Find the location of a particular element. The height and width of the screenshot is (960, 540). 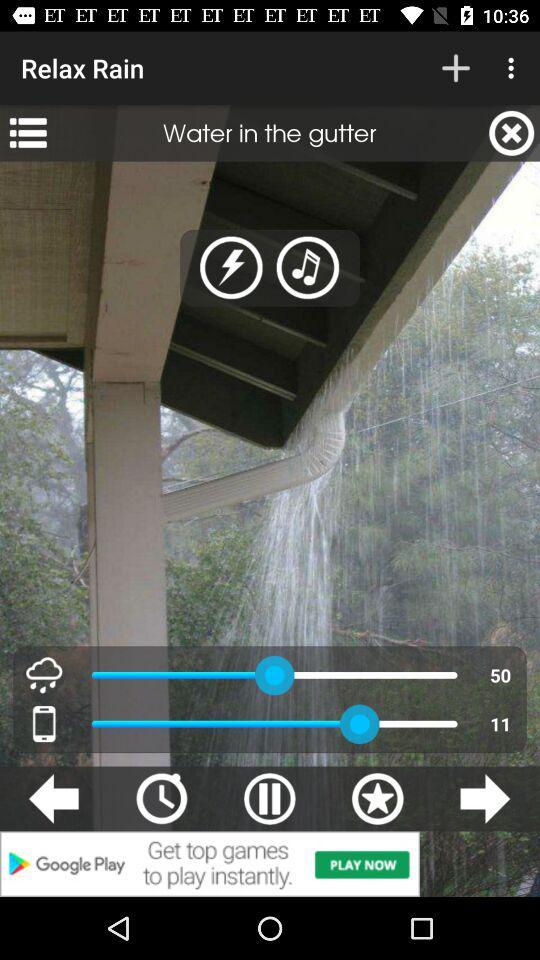

item below the water in the icon is located at coordinates (308, 267).